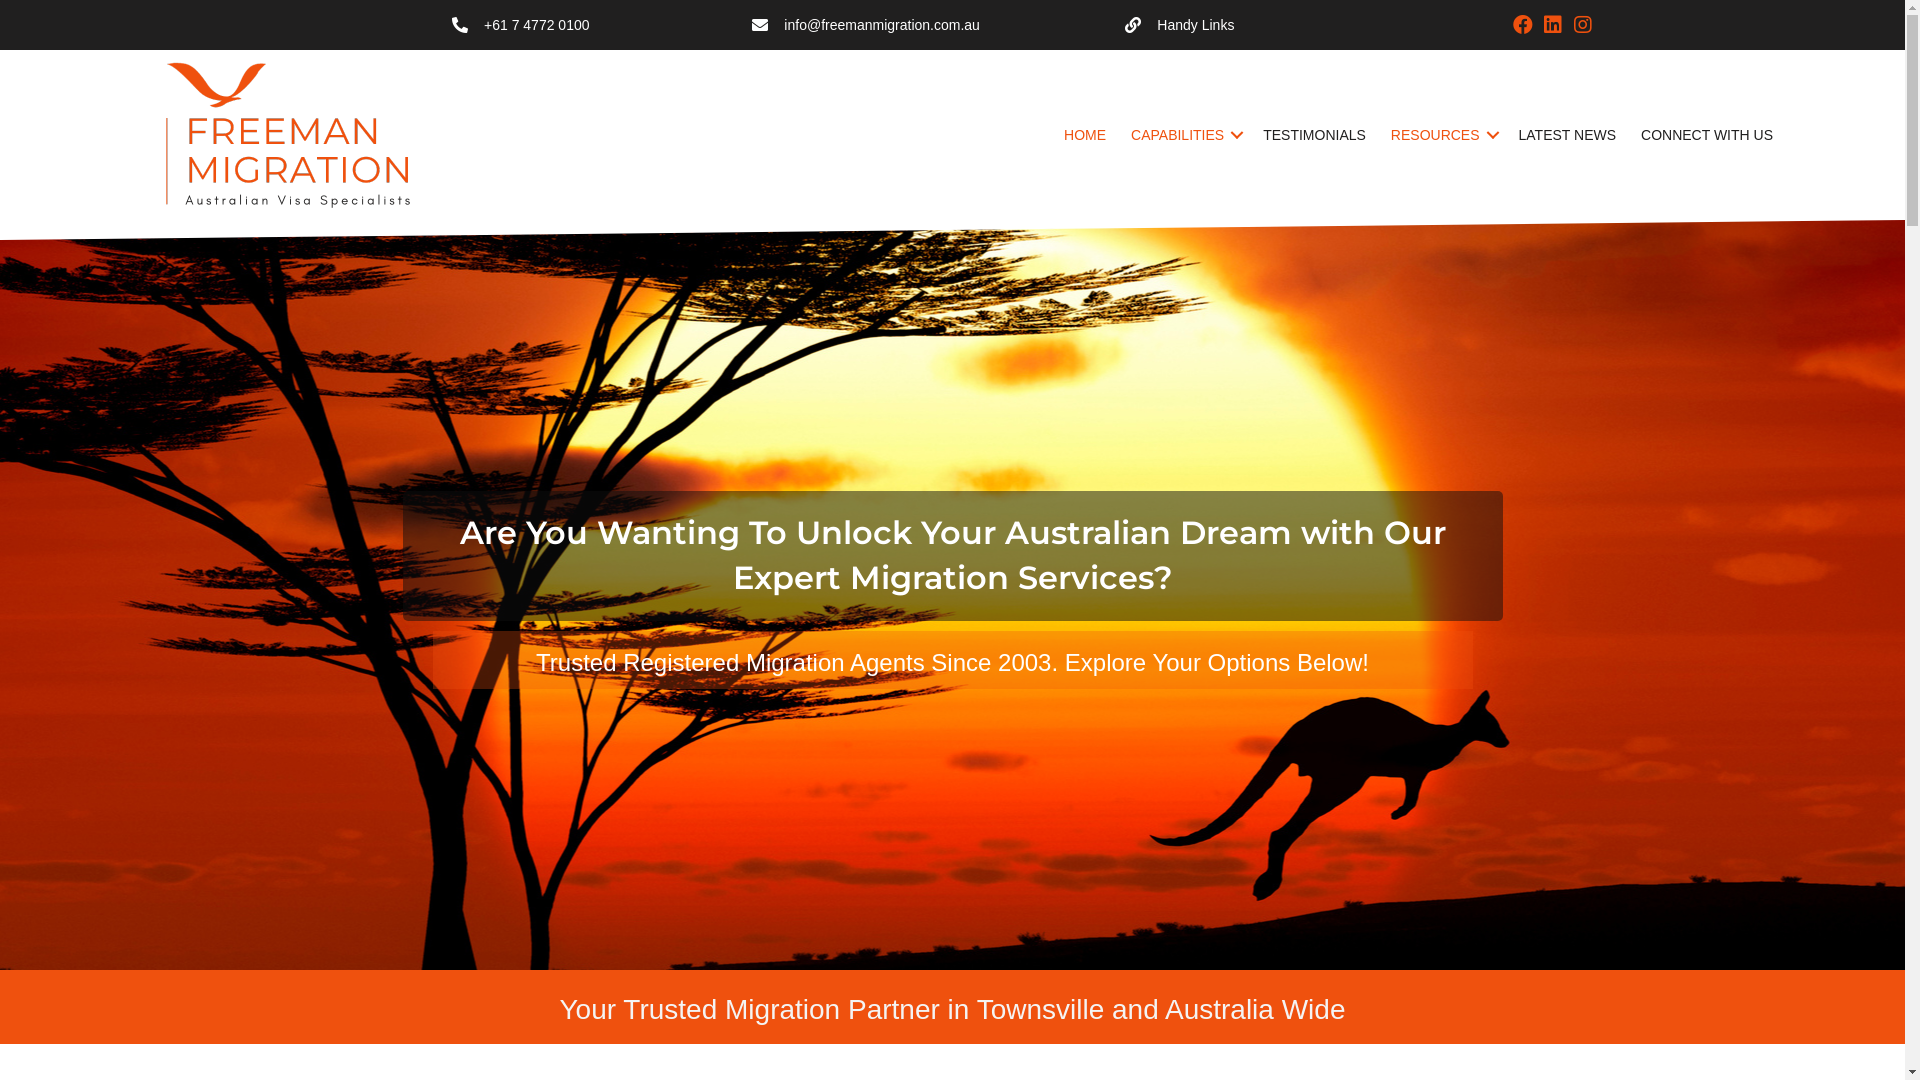  What do you see at coordinates (1521, 24) in the screenshot?
I see `'Facebook'` at bounding box center [1521, 24].